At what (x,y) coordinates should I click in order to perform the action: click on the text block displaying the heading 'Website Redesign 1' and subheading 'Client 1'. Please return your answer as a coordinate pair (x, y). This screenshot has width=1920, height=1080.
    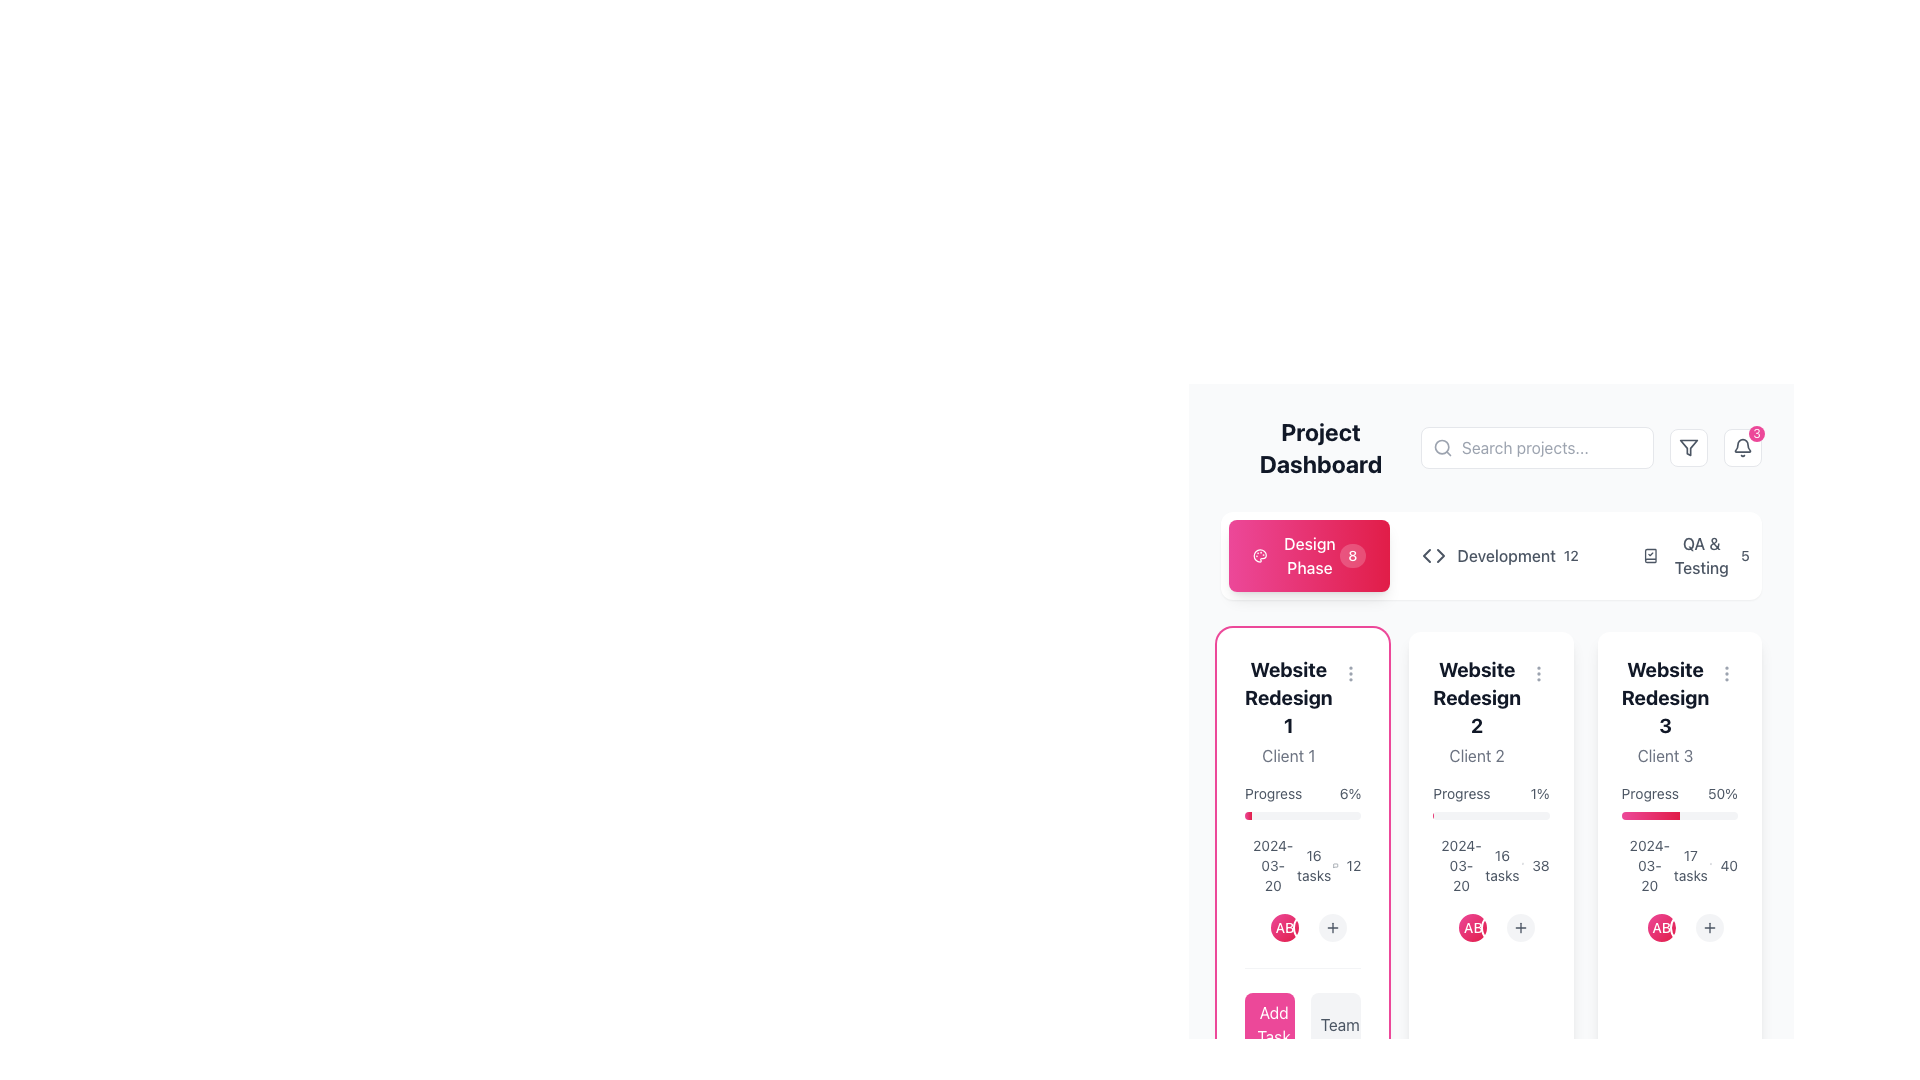
    Looking at the image, I should click on (1303, 711).